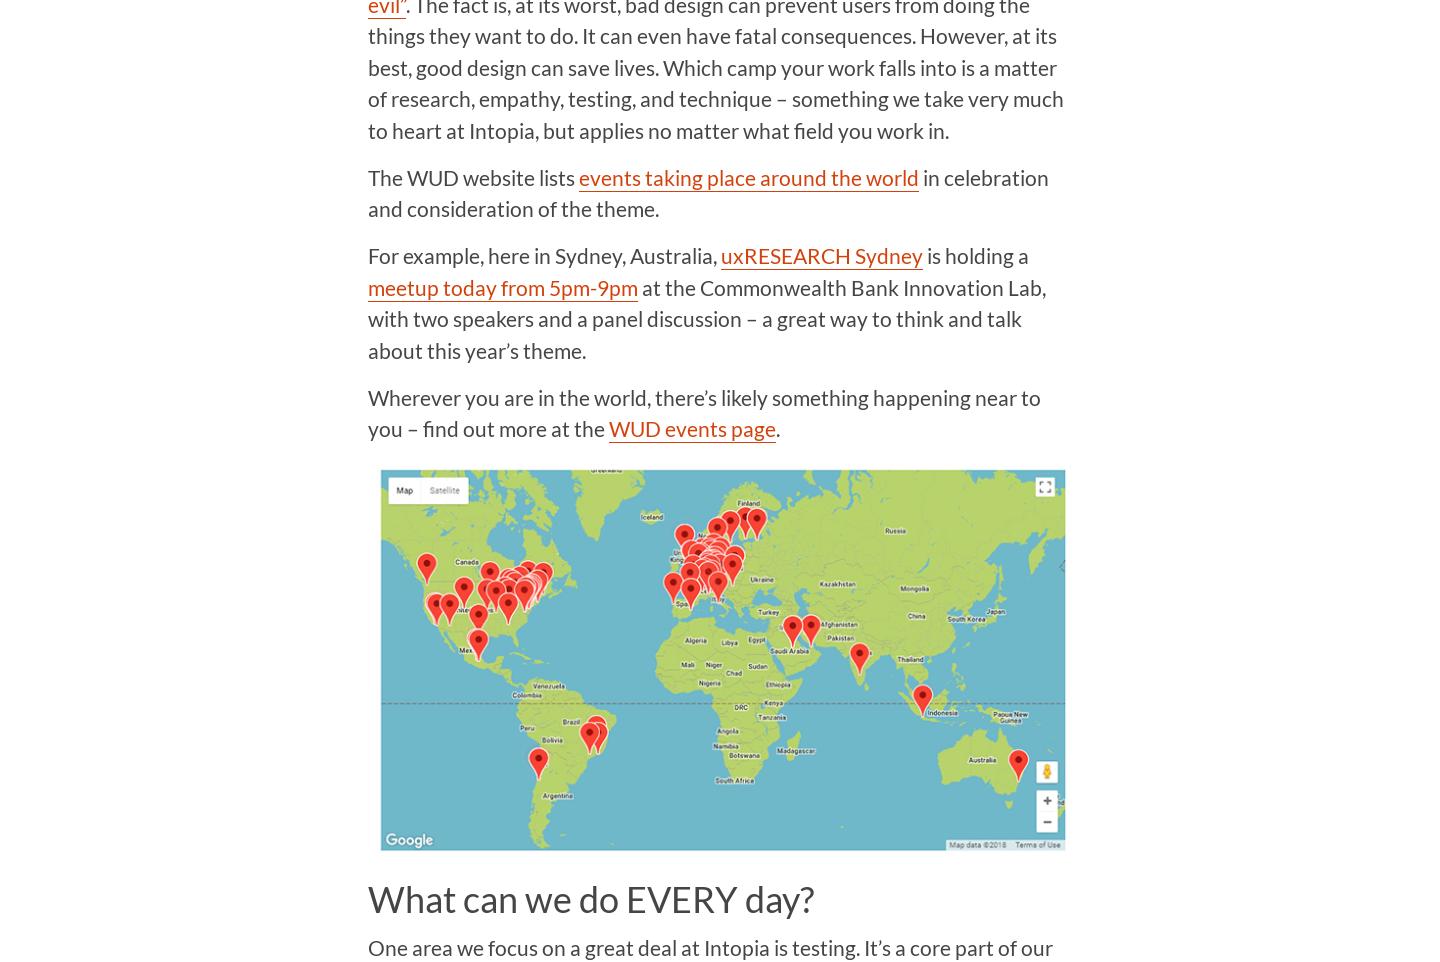 This screenshot has width=1440, height=962. I want to click on 'Wherever you are in the world, there’s likely something happening near to you – find out more at the', so click(703, 411).